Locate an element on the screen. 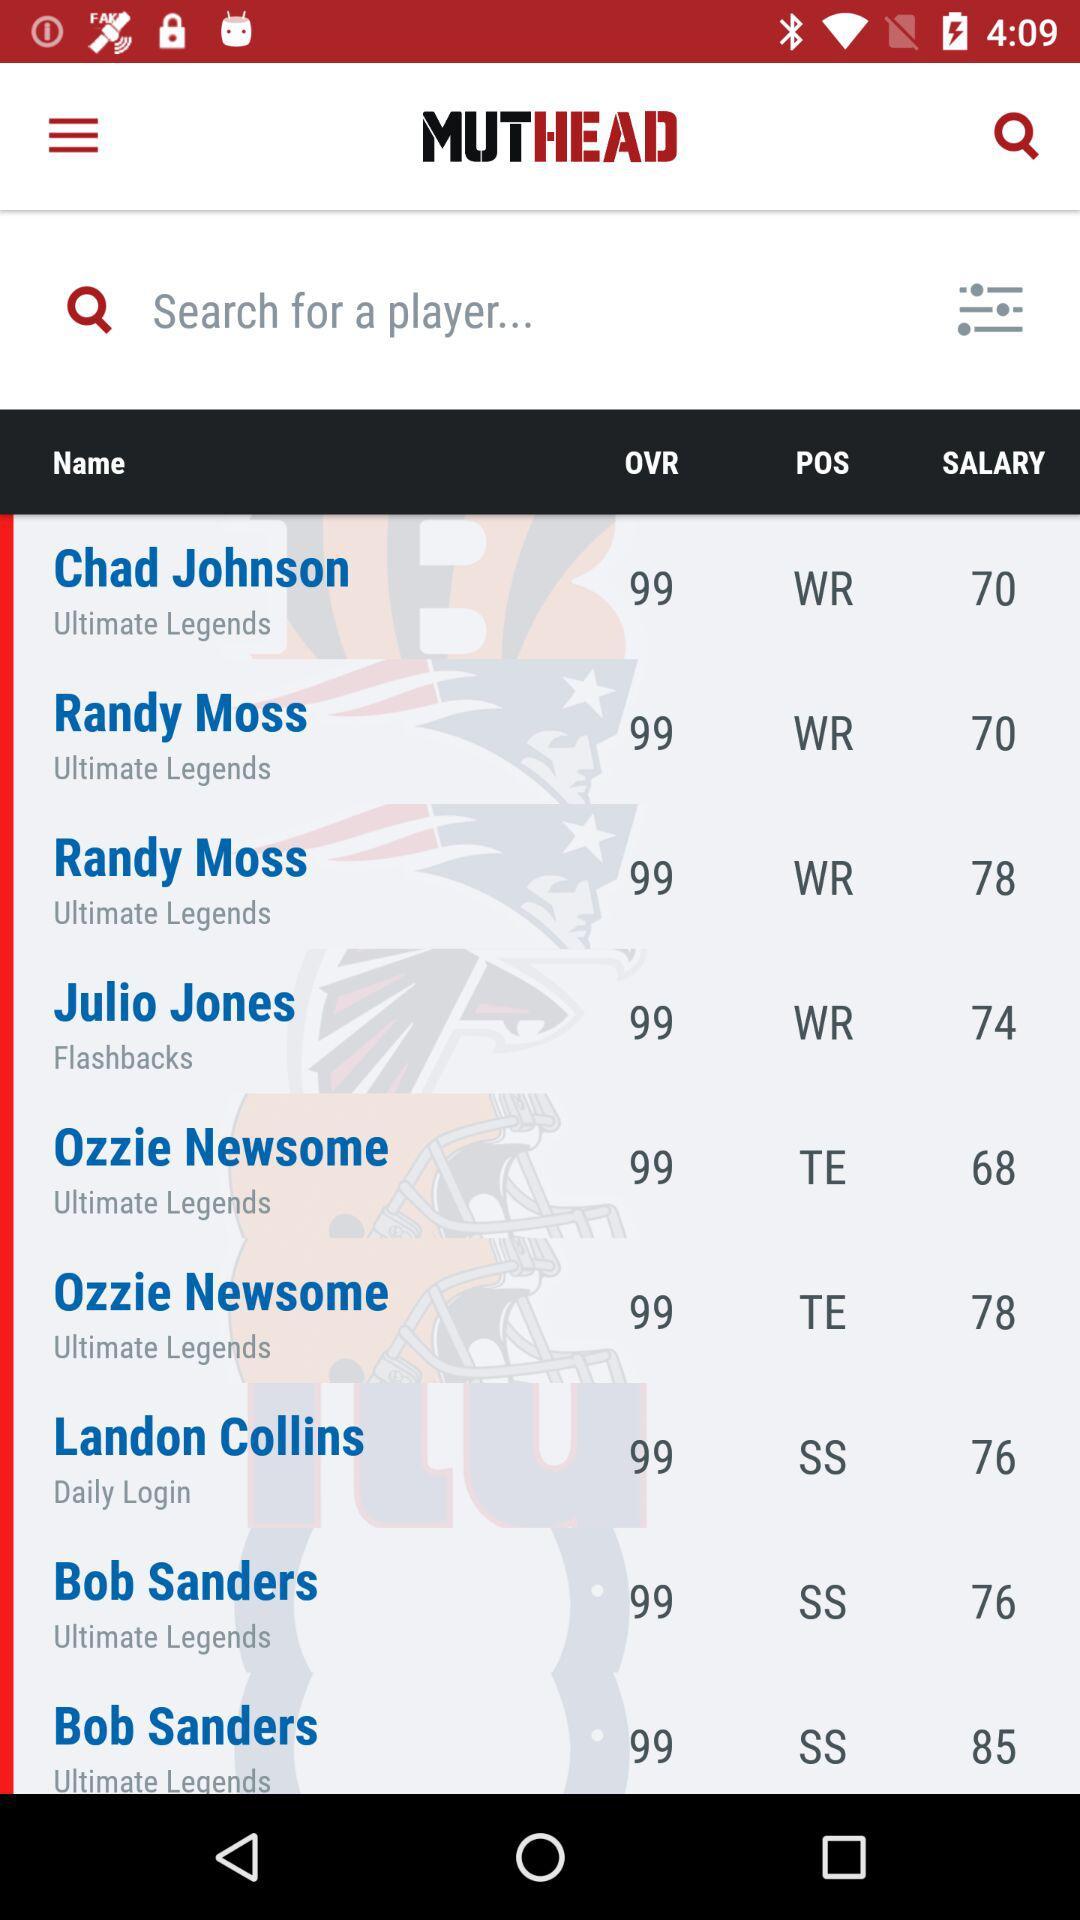  the sliders icon is located at coordinates (990, 308).